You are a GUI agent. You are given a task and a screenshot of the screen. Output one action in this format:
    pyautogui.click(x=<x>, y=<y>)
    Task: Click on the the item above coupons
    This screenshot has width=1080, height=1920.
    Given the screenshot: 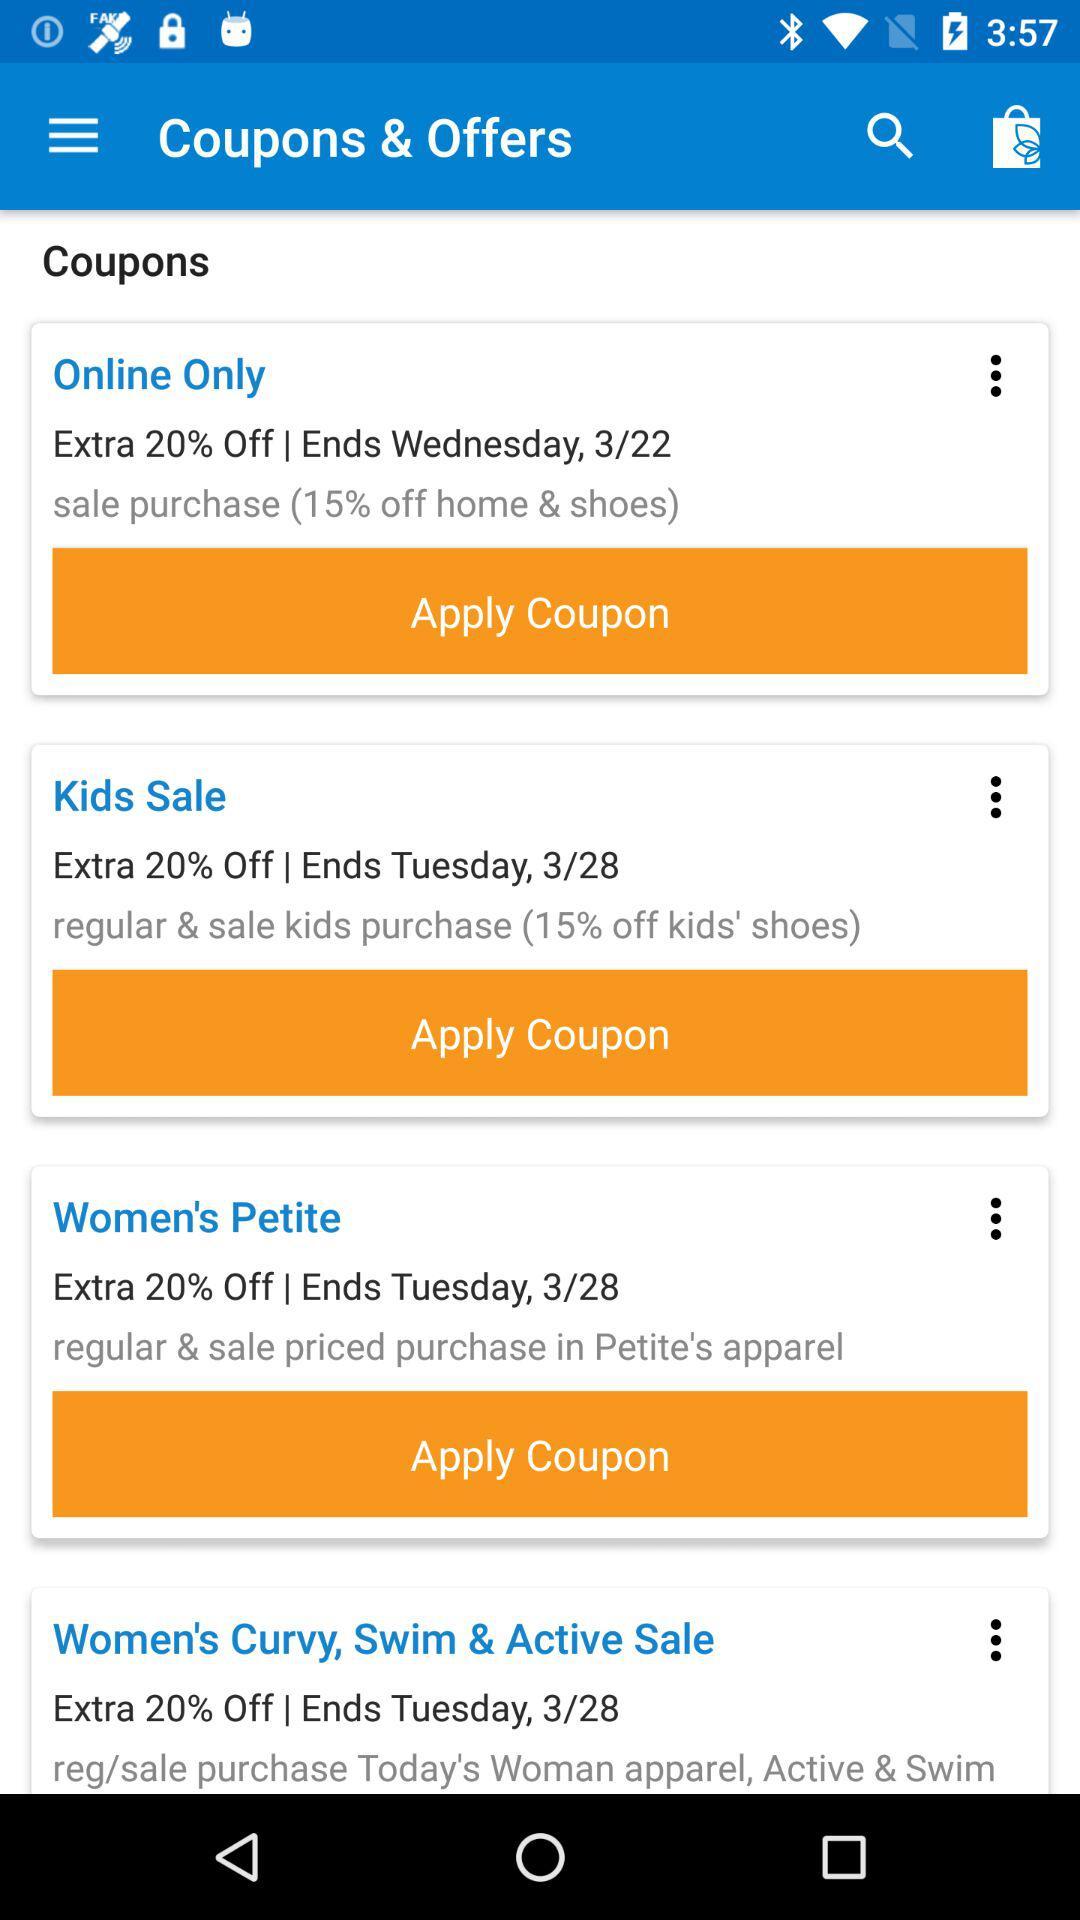 What is the action you would take?
    pyautogui.click(x=72, y=135)
    